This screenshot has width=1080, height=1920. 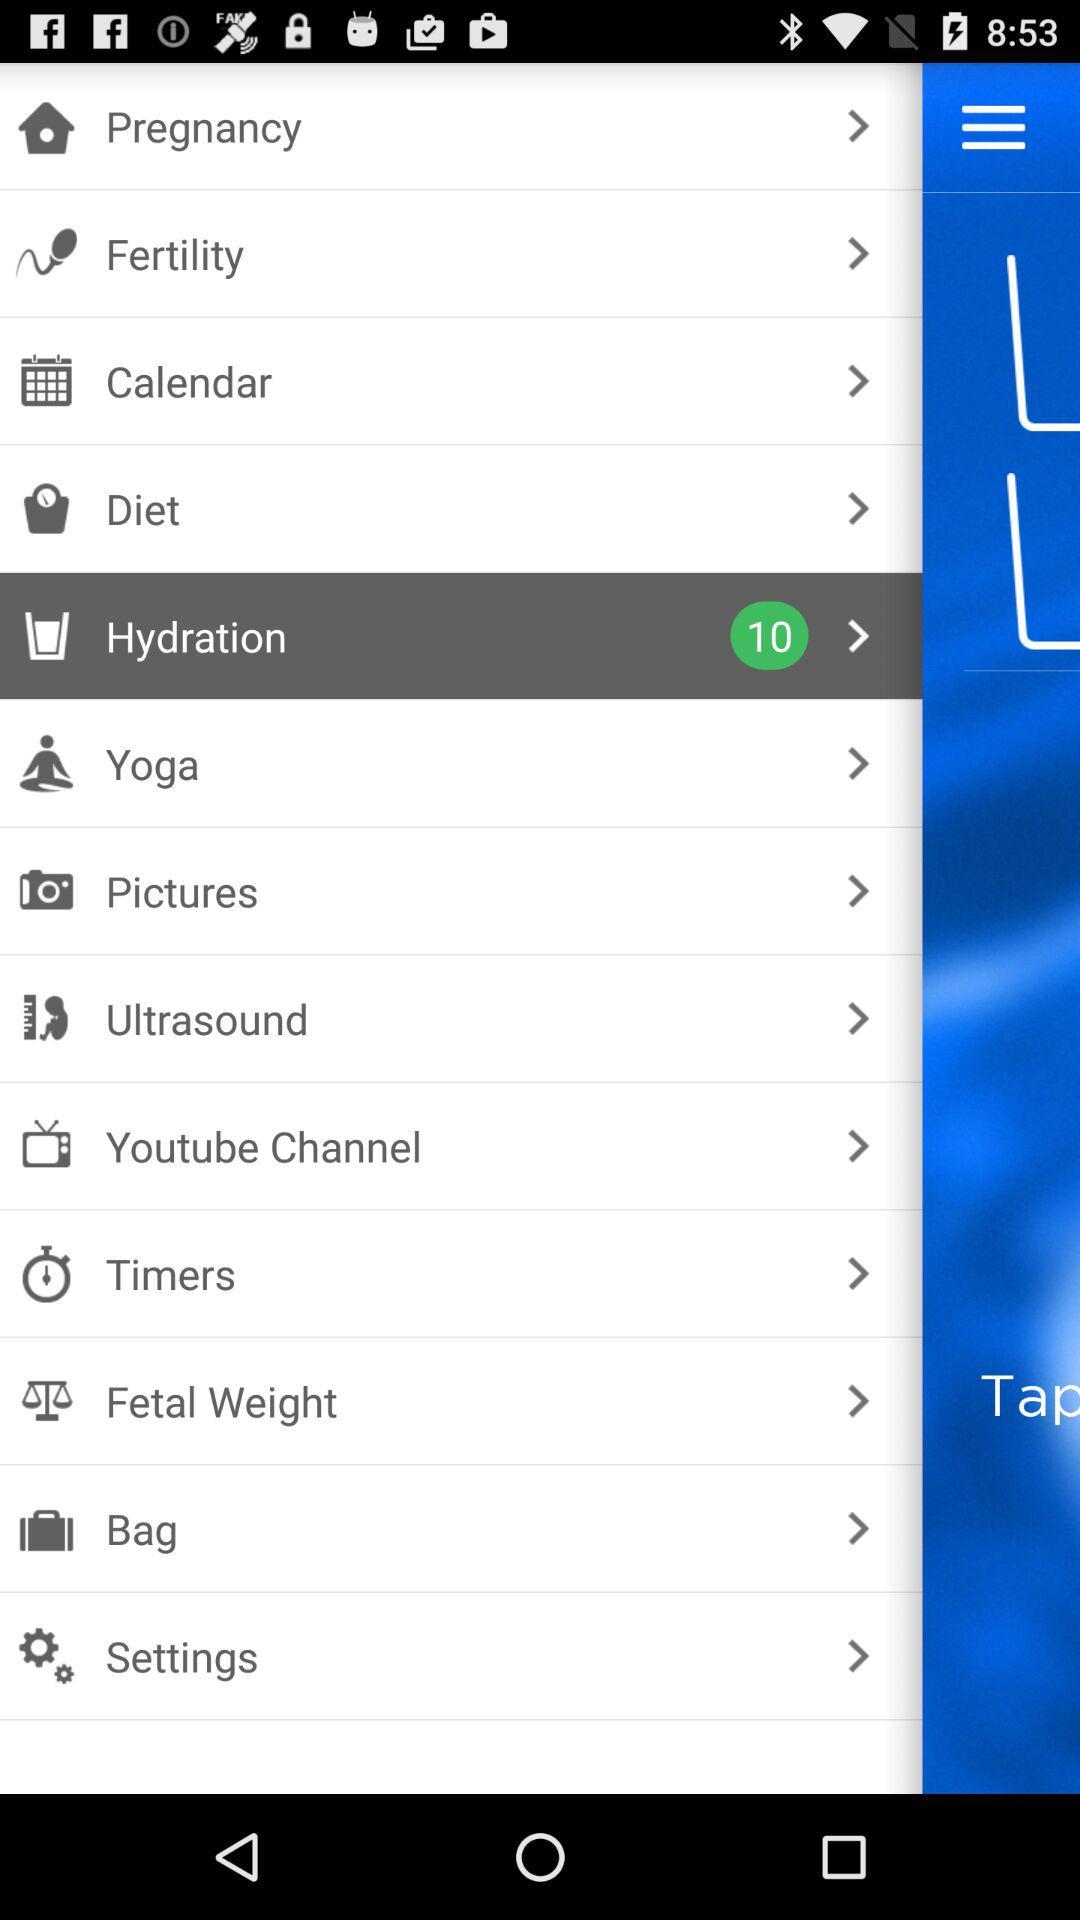 What do you see at coordinates (417, 634) in the screenshot?
I see `the hydration checkbox` at bounding box center [417, 634].